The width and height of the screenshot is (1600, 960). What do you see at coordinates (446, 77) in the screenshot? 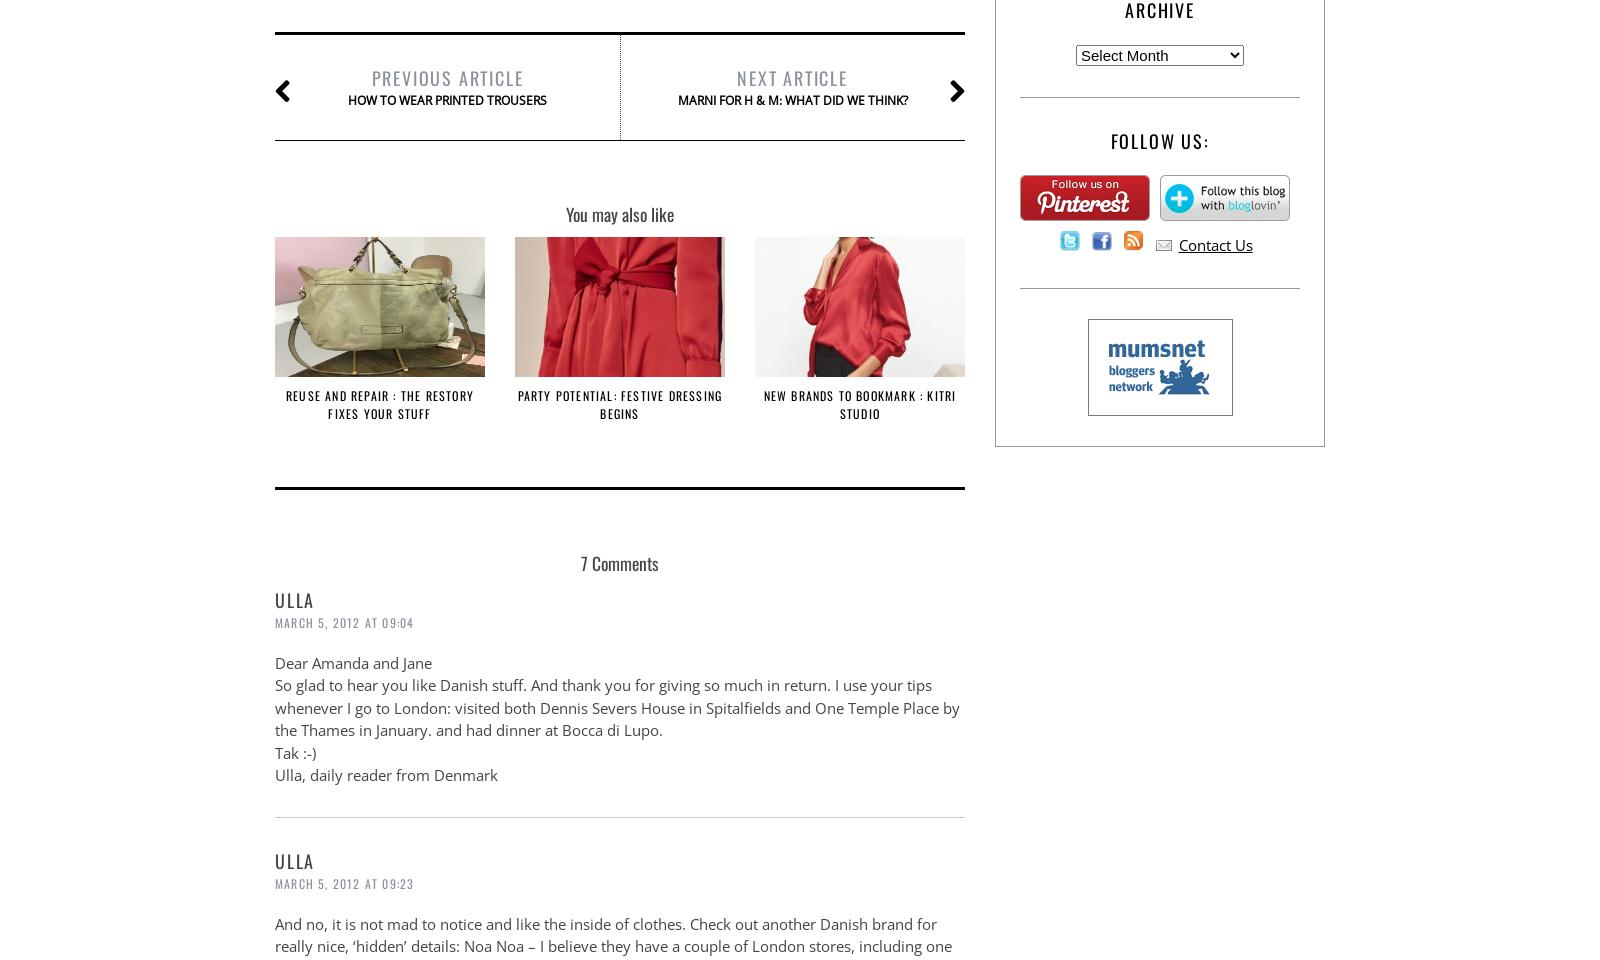
I see `'Previous article'` at bounding box center [446, 77].